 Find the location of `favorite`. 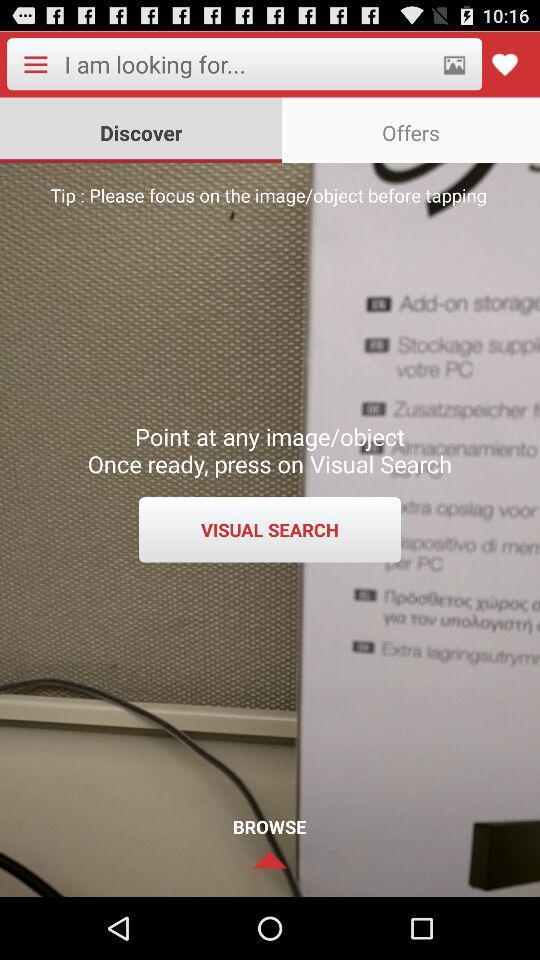

favorite is located at coordinates (503, 64).